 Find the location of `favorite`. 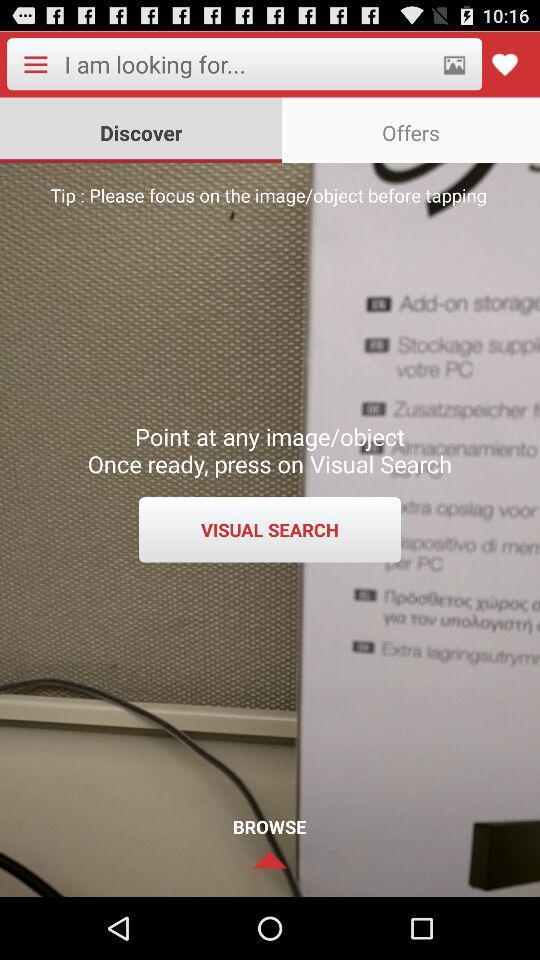

favorite is located at coordinates (503, 64).